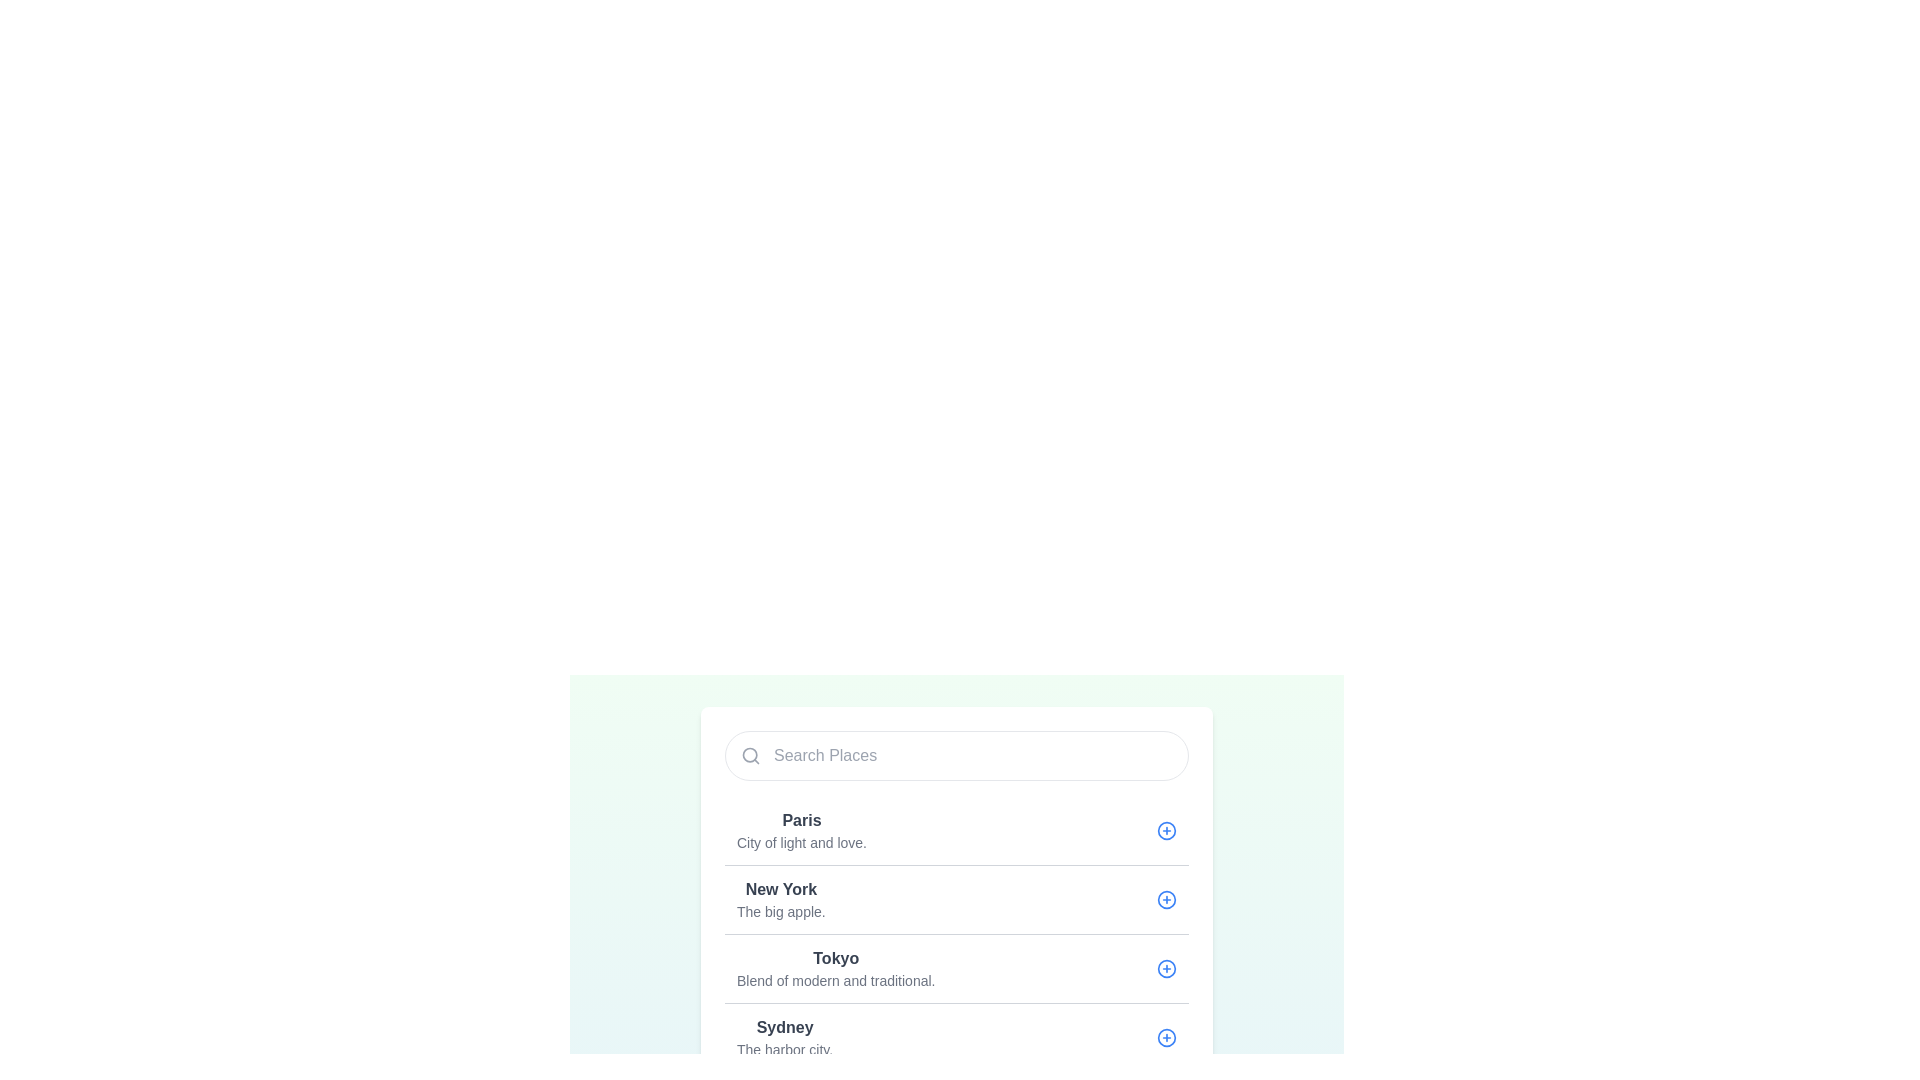  I want to click on the circular shape representing a part of the SVG icon that is styled as a plus-like symbol, located to the right of the 'New York' label in the blue-themed interface, so click(1166, 898).